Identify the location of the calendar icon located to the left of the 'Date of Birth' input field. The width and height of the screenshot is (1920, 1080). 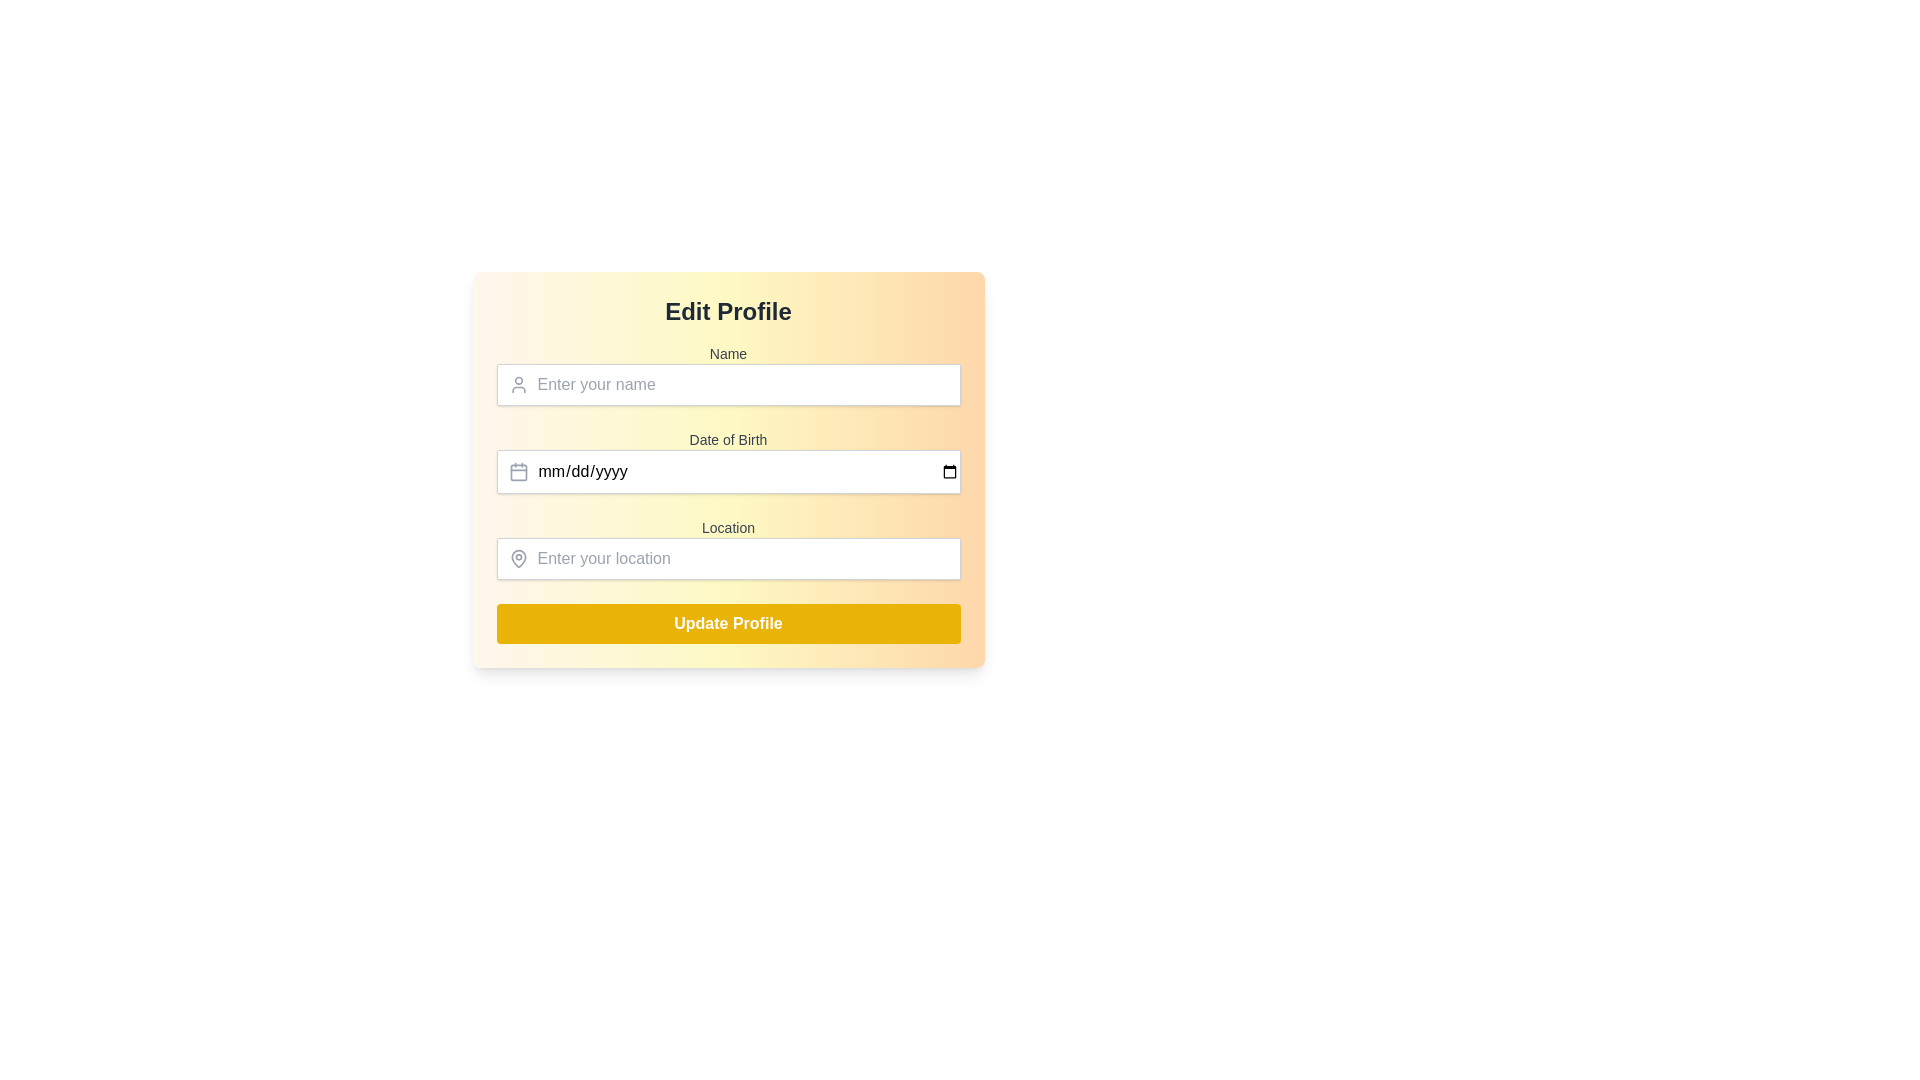
(518, 472).